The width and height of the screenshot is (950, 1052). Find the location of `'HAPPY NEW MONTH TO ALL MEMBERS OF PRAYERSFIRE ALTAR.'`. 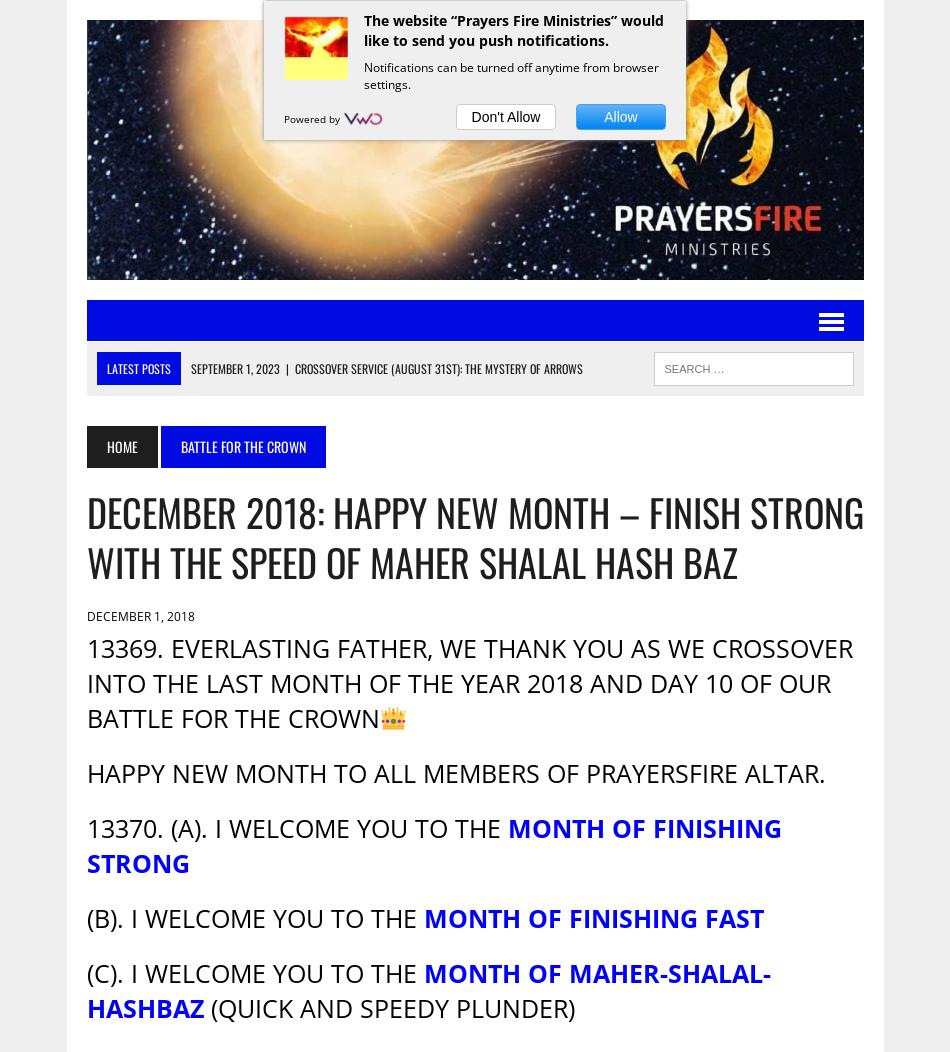

'HAPPY NEW MONTH TO ALL MEMBERS OF PRAYERSFIRE ALTAR.' is located at coordinates (454, 772).